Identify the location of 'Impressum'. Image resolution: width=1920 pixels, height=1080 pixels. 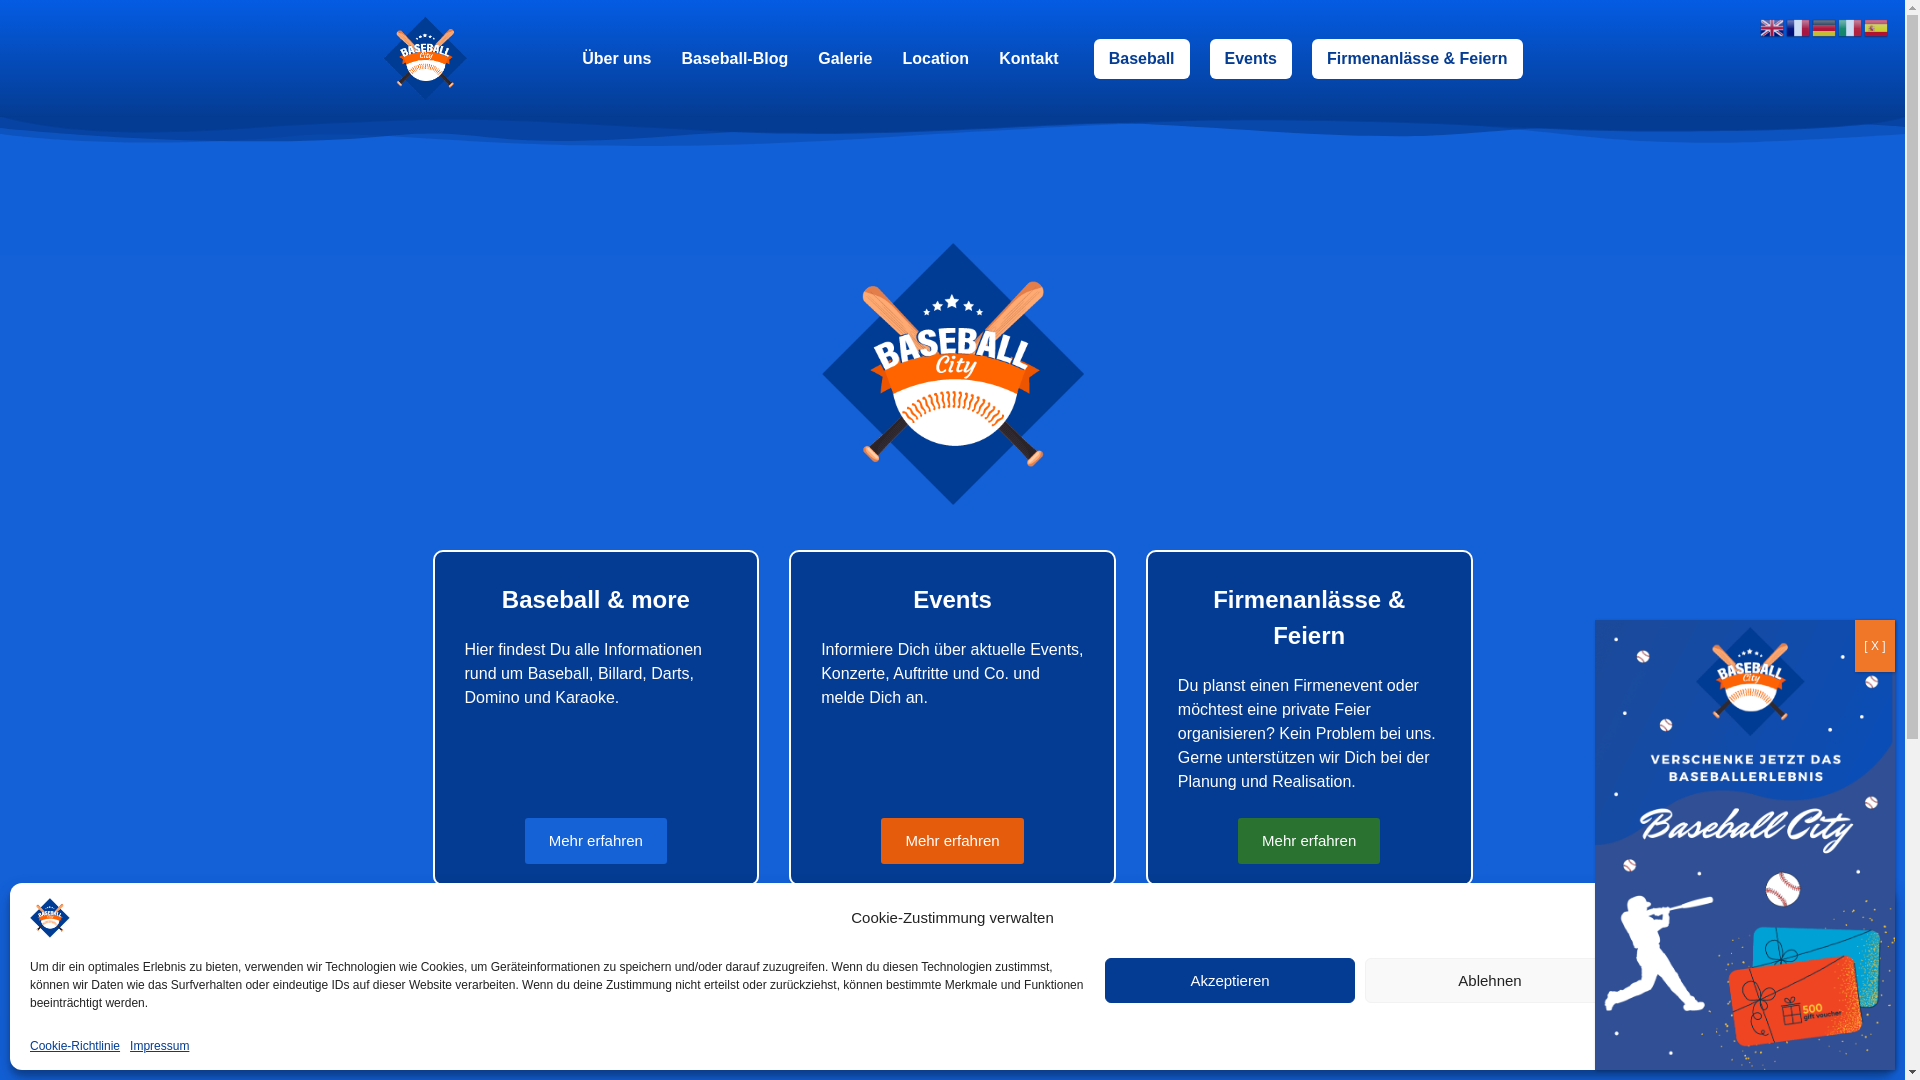
(158, 1044).